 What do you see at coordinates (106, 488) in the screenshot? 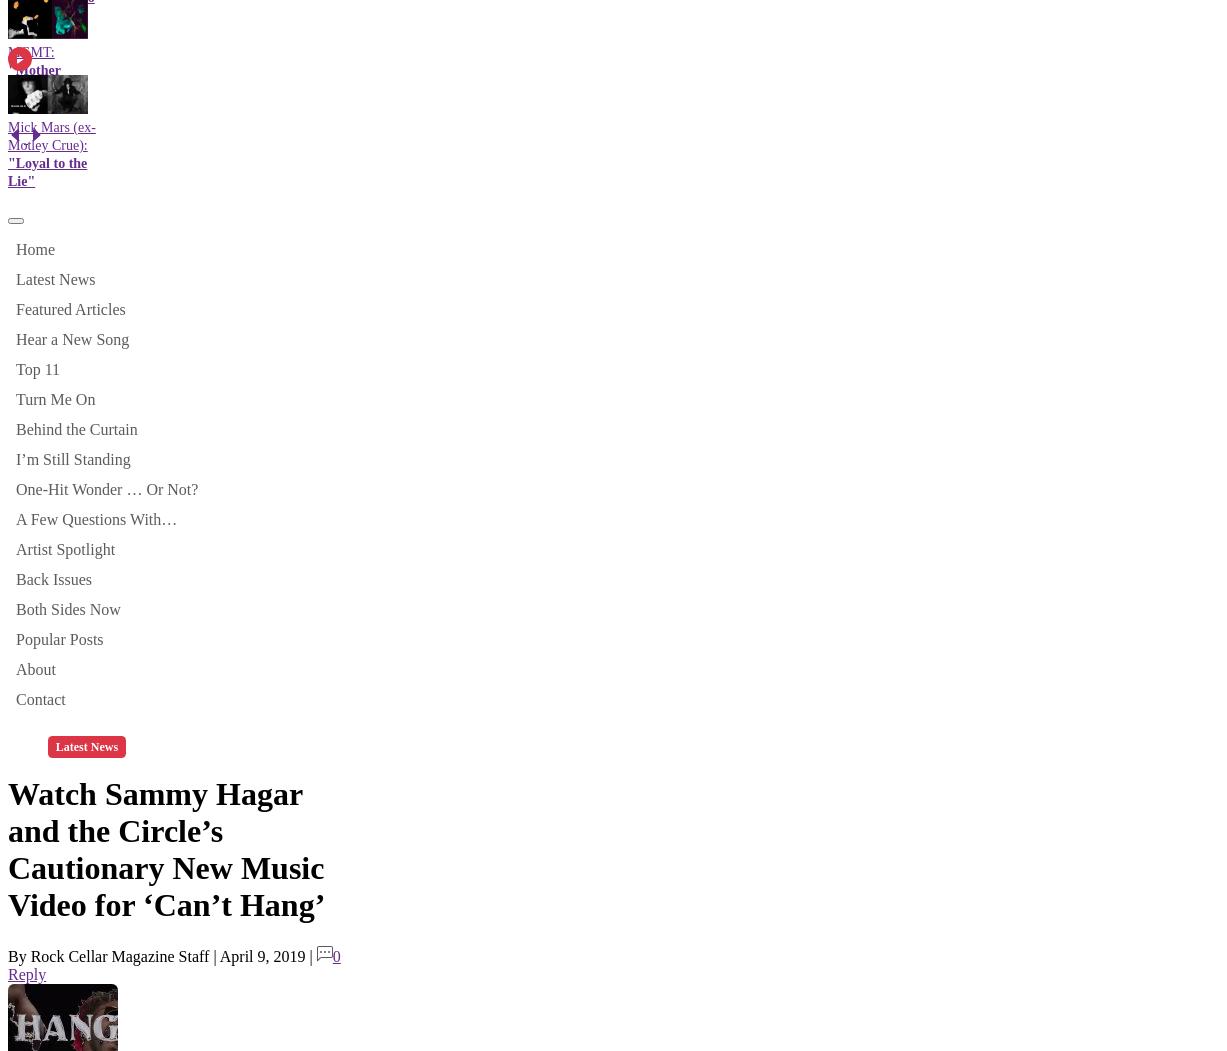
I see `'One-Hit Wonder … Or Not?'` at bounding box center [106, 488].